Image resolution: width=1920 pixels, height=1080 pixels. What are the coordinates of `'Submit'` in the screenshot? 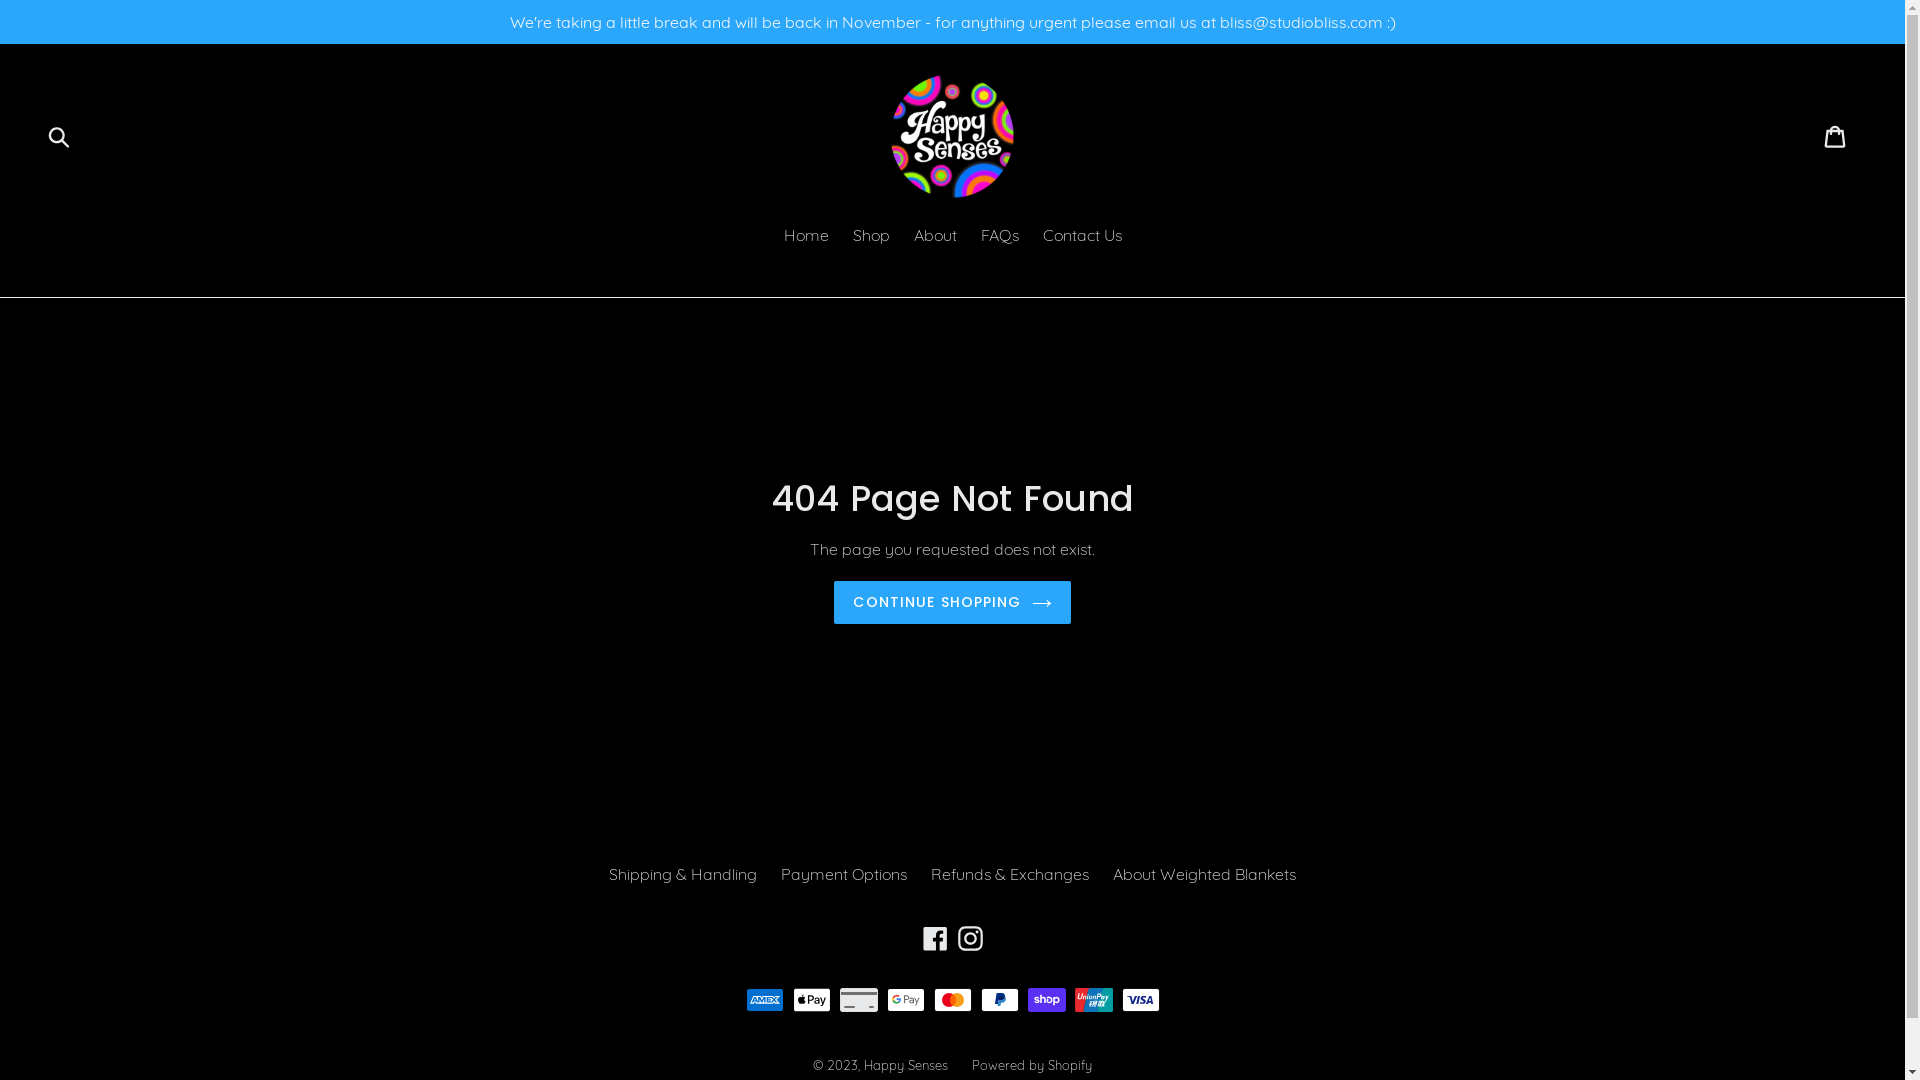 It's located at (60, 135).